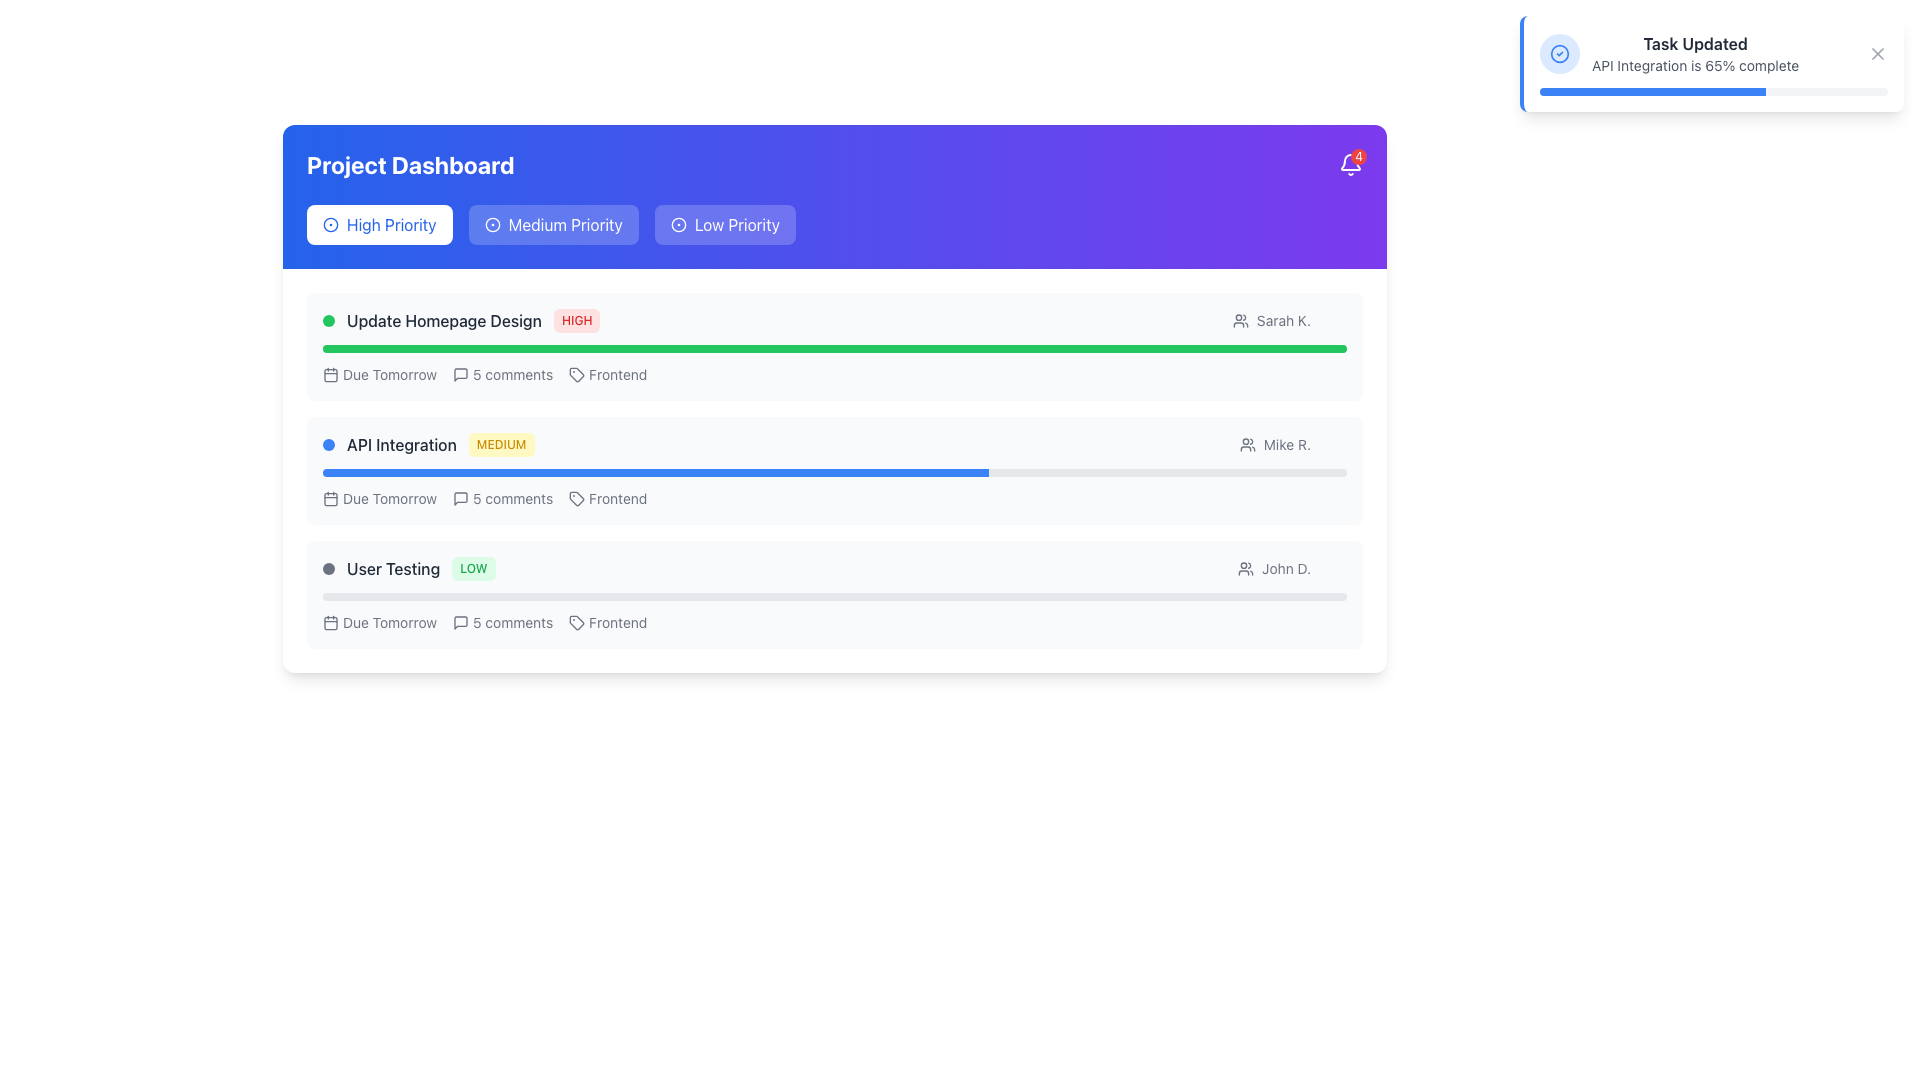 This screenshot has height=1080, width=1920. What do you see at coordinates (1292, 443) in the screenshot?
I see `the text 'Mike R.' with the accompanying icon on the far right-hand side of the 'API Integration' row` at bounding box center [1292, 443].